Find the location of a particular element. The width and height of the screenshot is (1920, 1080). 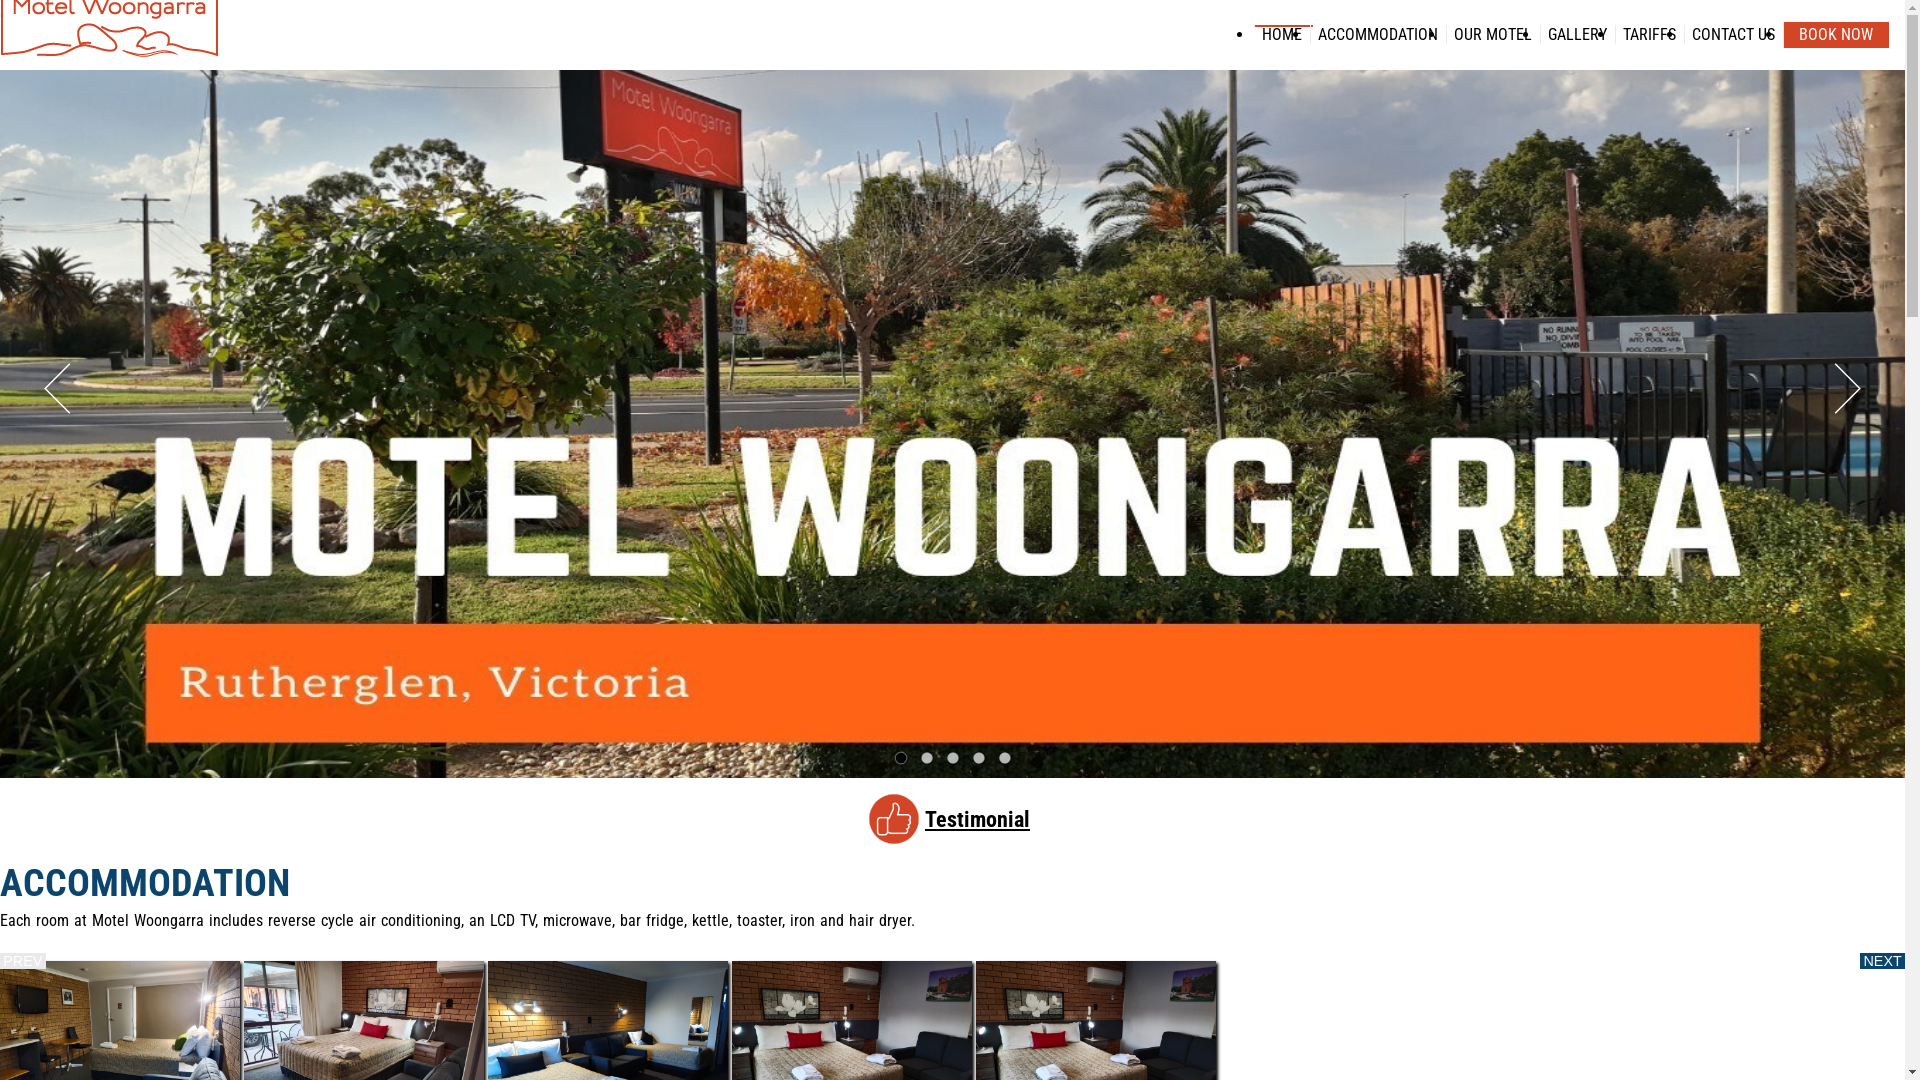

'TARIFFS' is located at coordinates (1614, 34).